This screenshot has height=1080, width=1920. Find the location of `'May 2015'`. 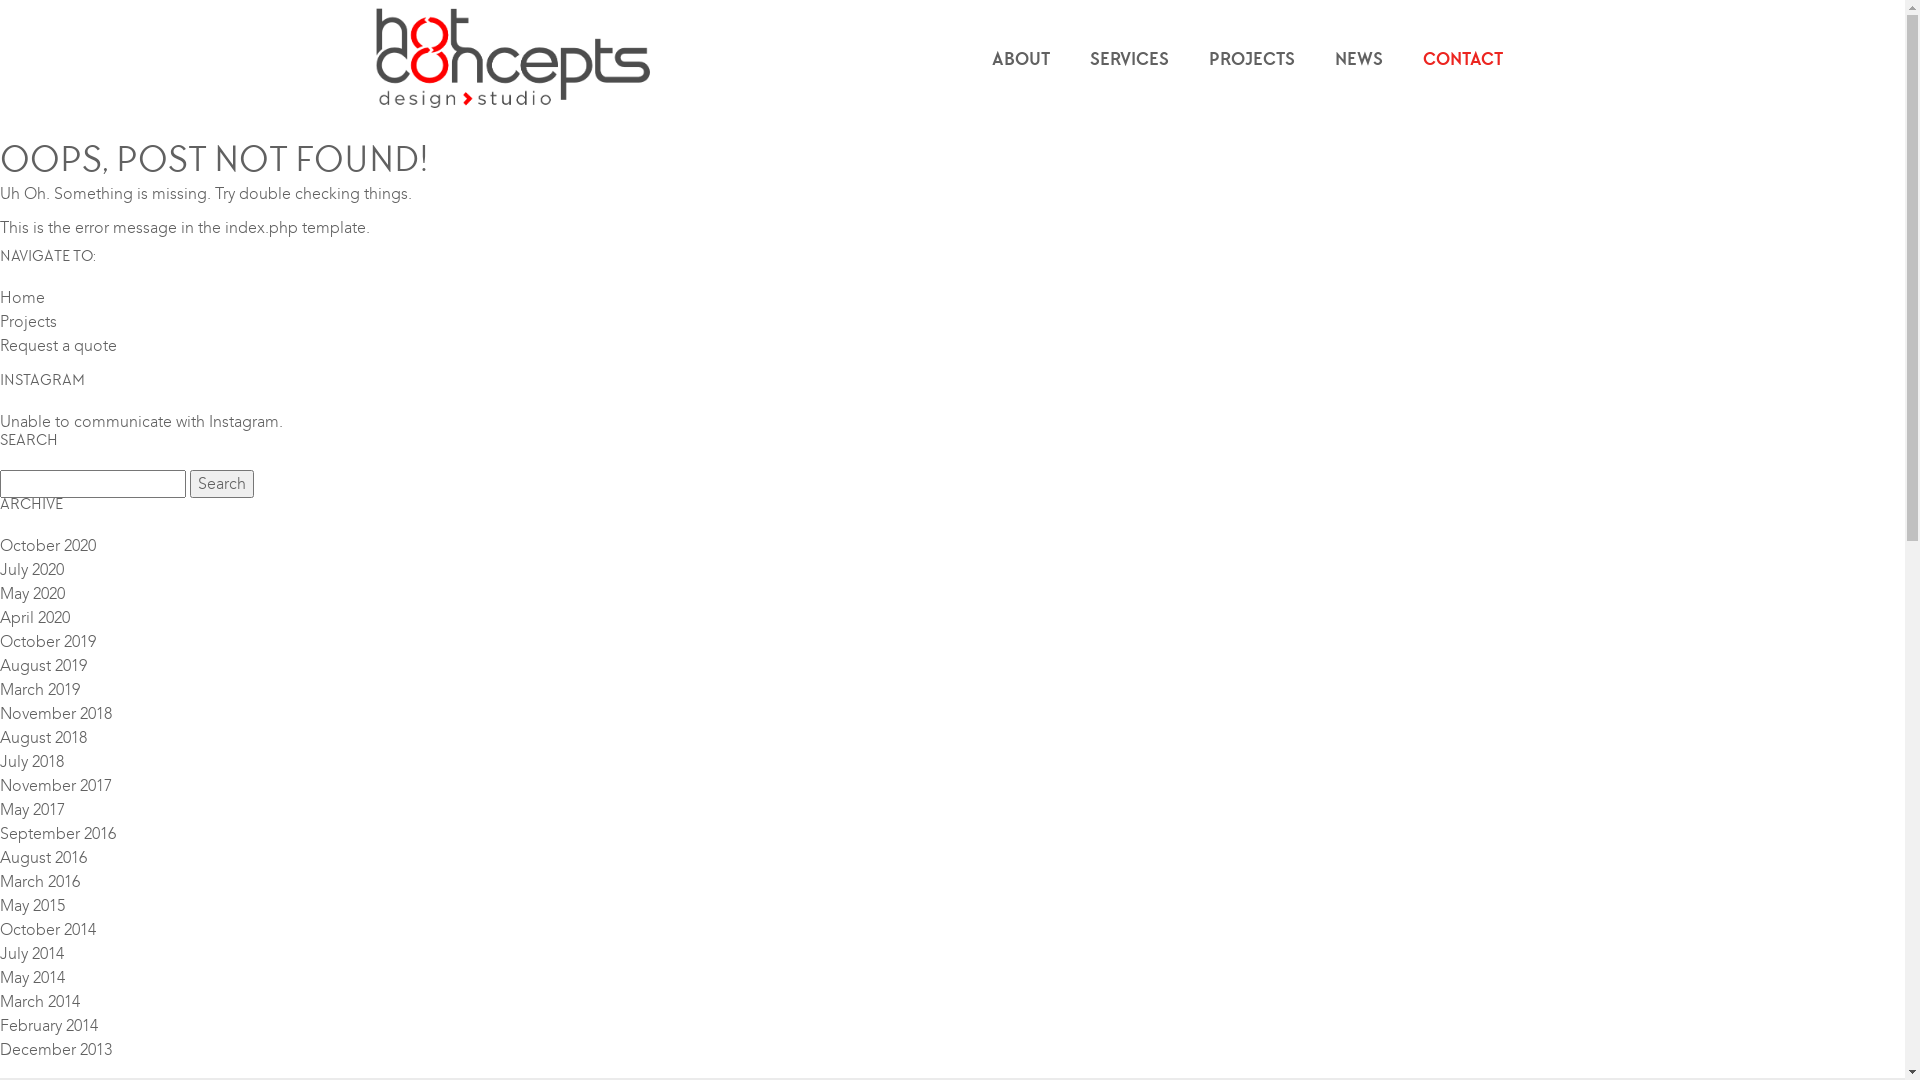

'May 2015' is located at coordinates (0, 906).